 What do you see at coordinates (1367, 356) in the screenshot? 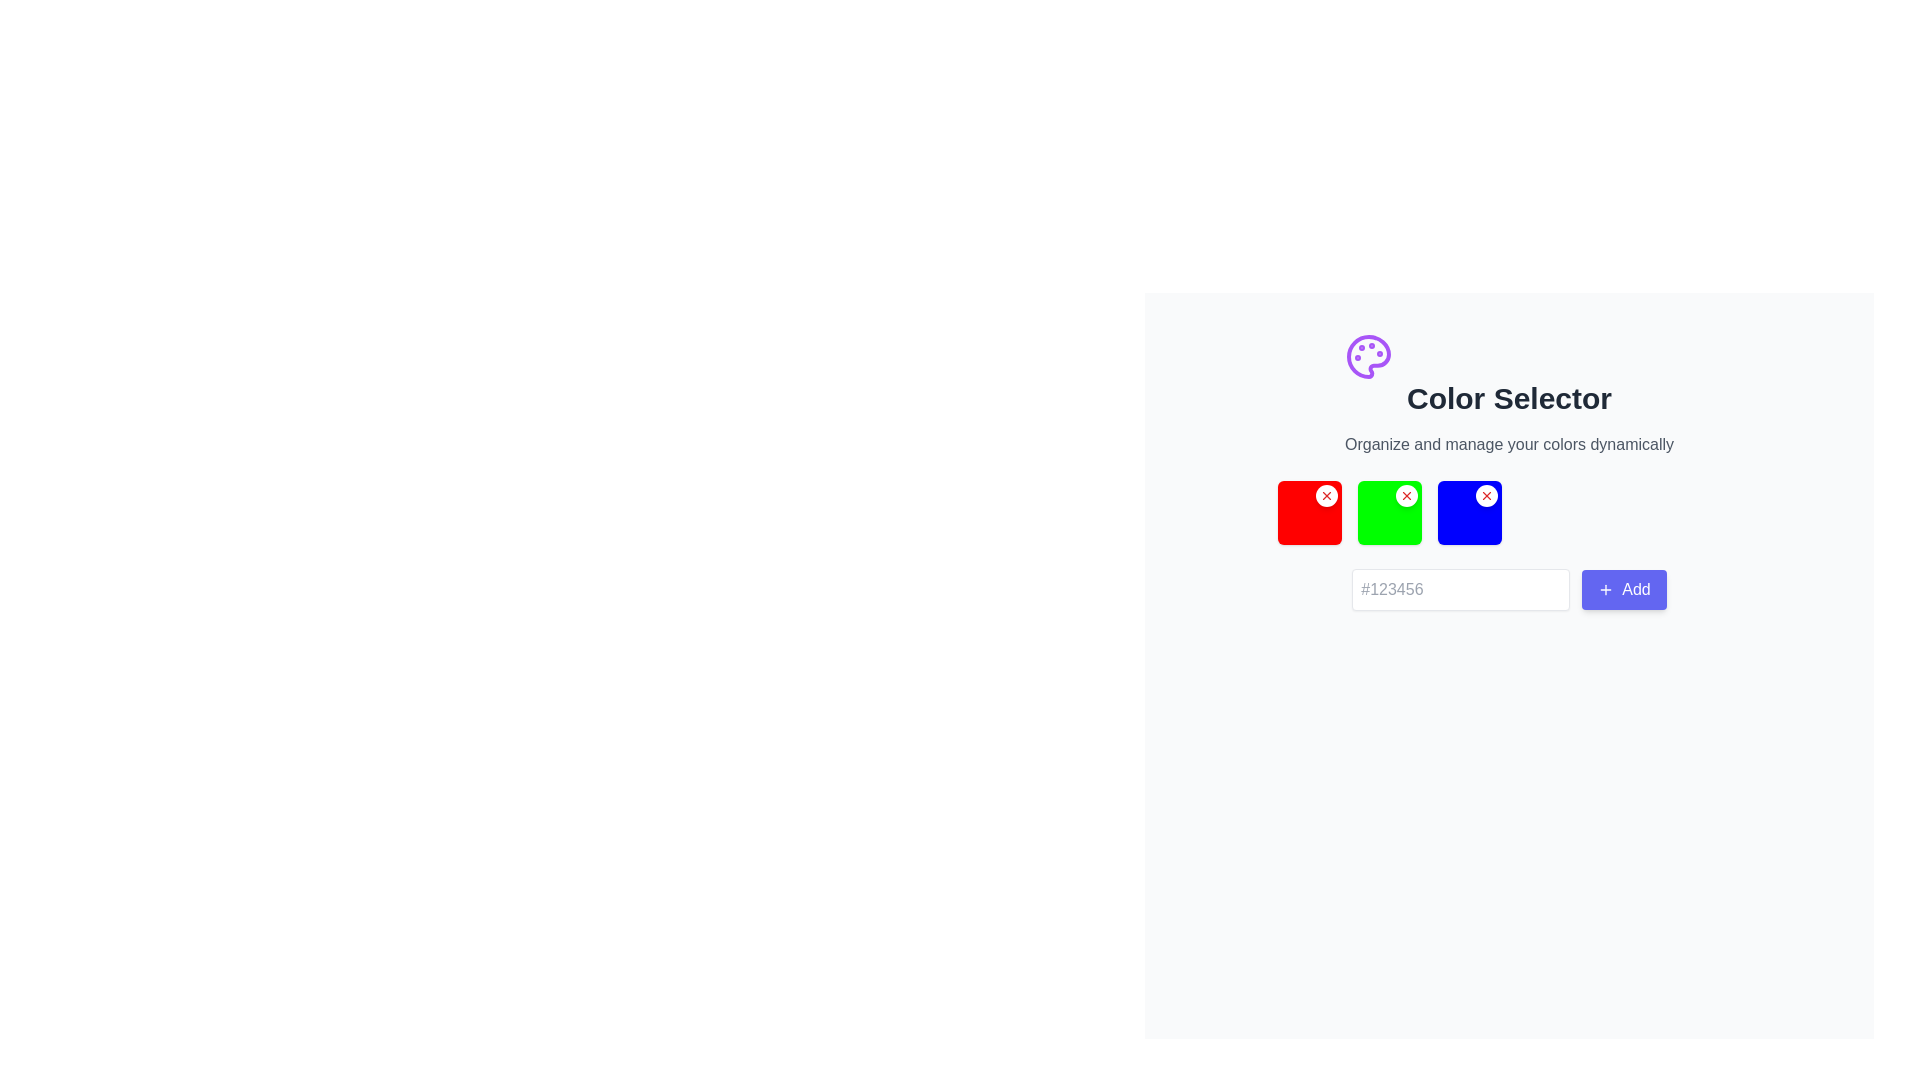
I see `the decorative icon representing the concept of a palette located at the top of the 'Color Selector' section, above the text 'Color Selector'` at bounding box center [1367, 356].